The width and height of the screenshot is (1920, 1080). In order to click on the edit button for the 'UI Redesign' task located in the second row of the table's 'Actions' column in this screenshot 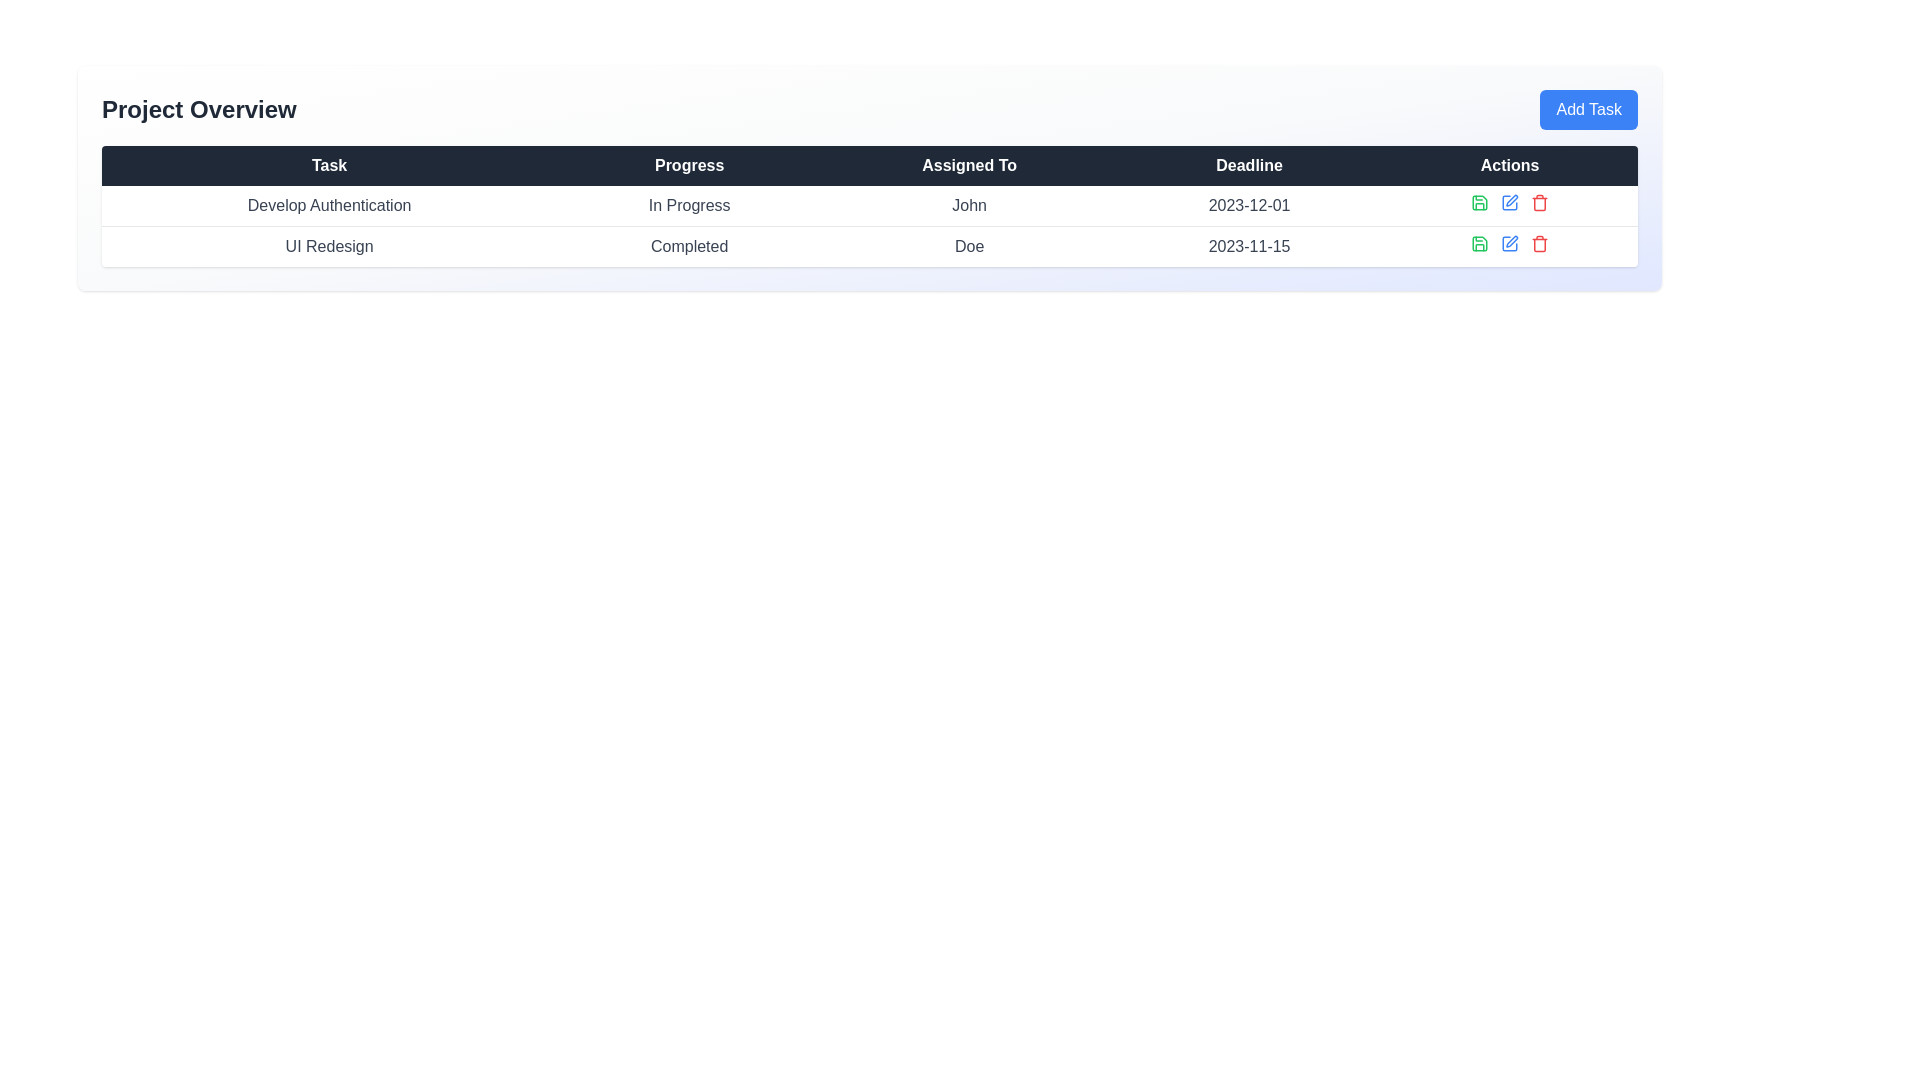, I will do `click(1510, 203)`.